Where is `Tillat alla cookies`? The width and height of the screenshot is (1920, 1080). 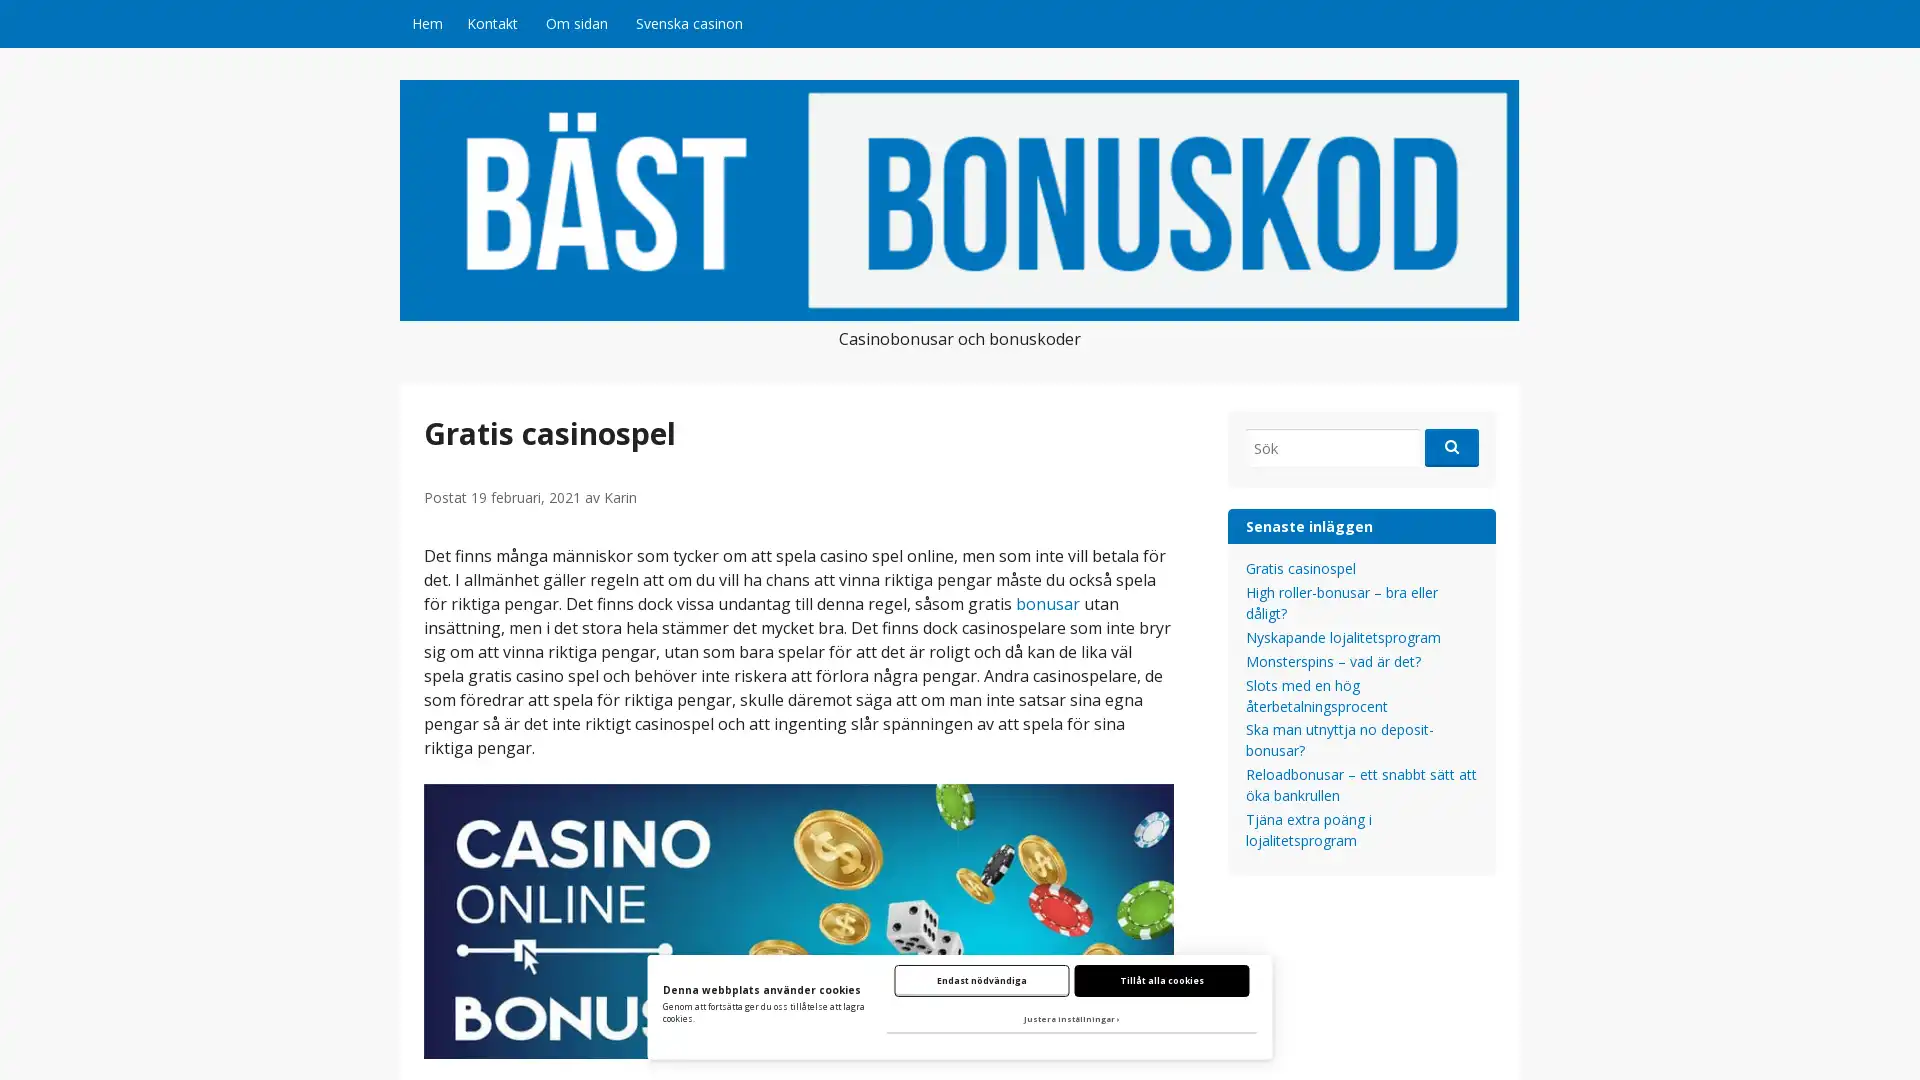
Tillat alla cookies is located at coordinates (1161, 979).